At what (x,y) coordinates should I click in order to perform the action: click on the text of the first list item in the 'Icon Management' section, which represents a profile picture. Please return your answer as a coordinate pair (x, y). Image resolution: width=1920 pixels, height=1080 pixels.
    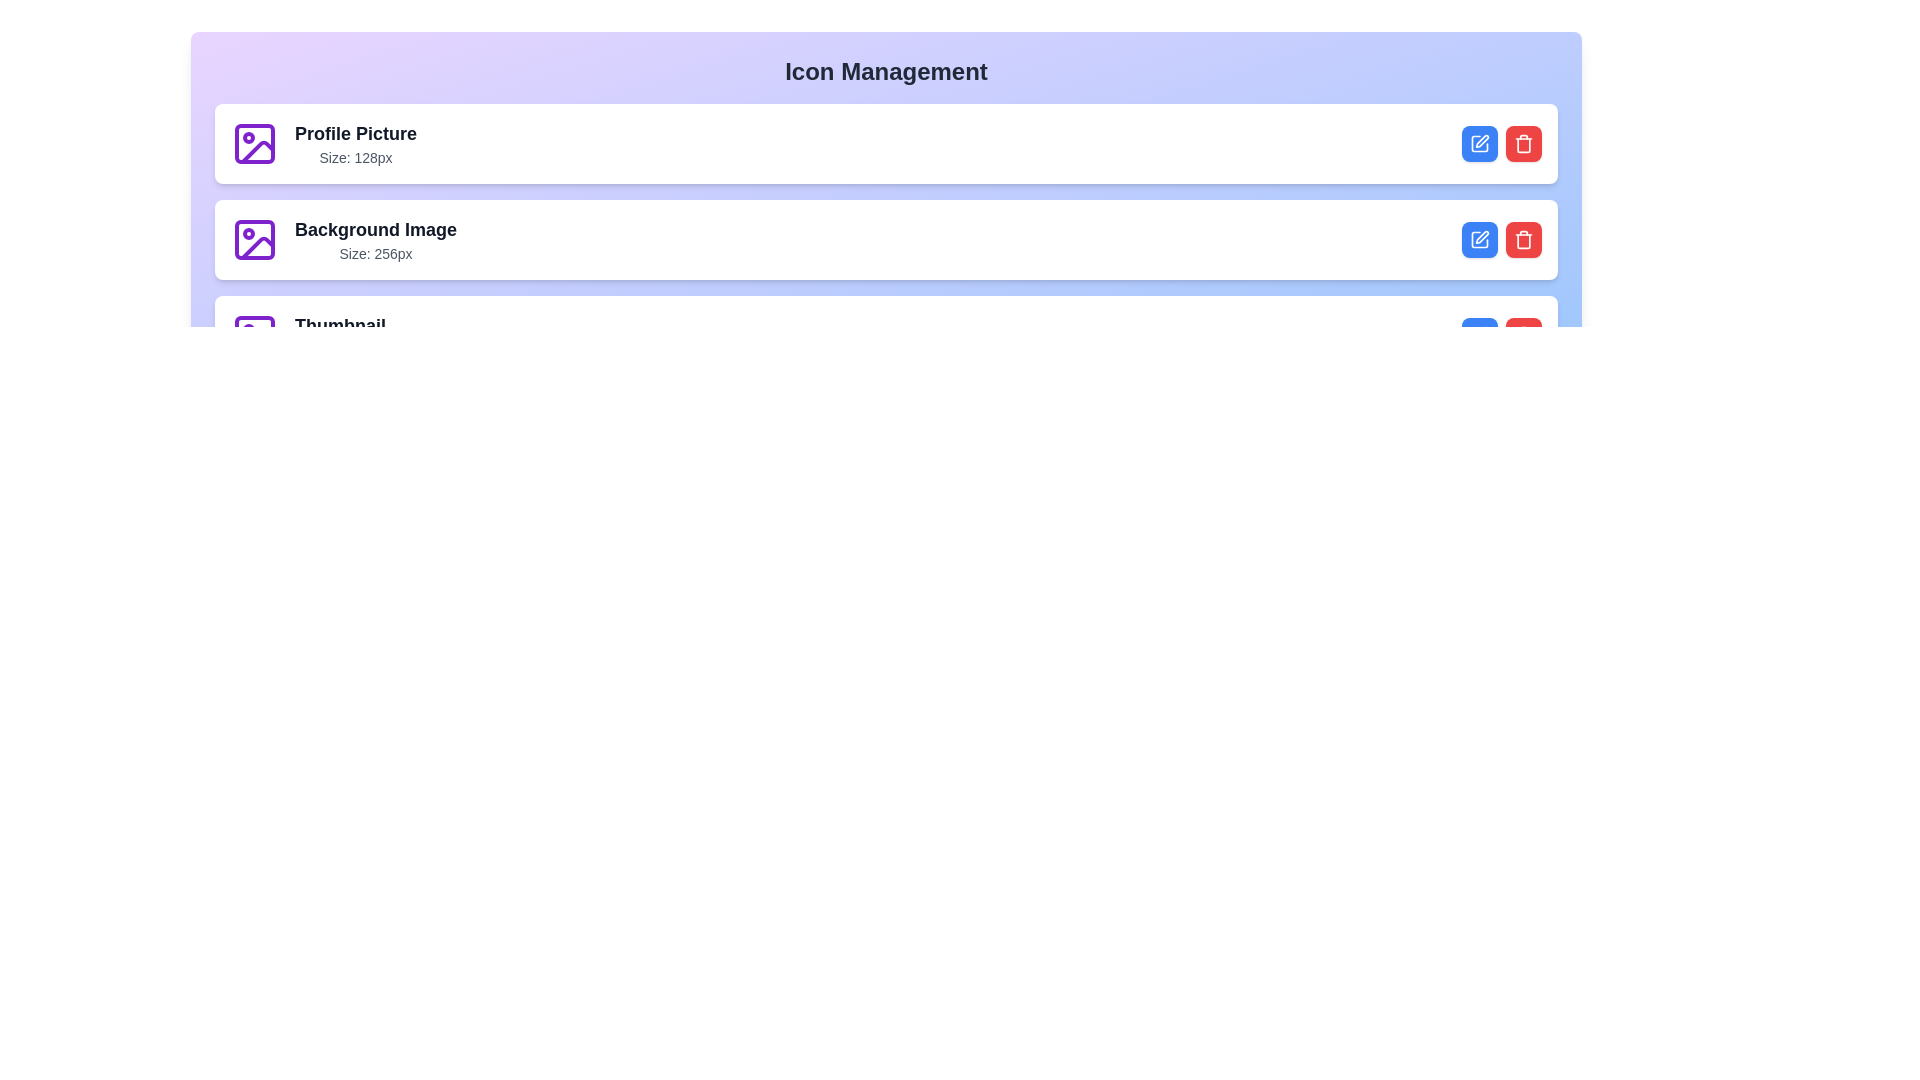
    Looking at the image, I should click on (324, 142).